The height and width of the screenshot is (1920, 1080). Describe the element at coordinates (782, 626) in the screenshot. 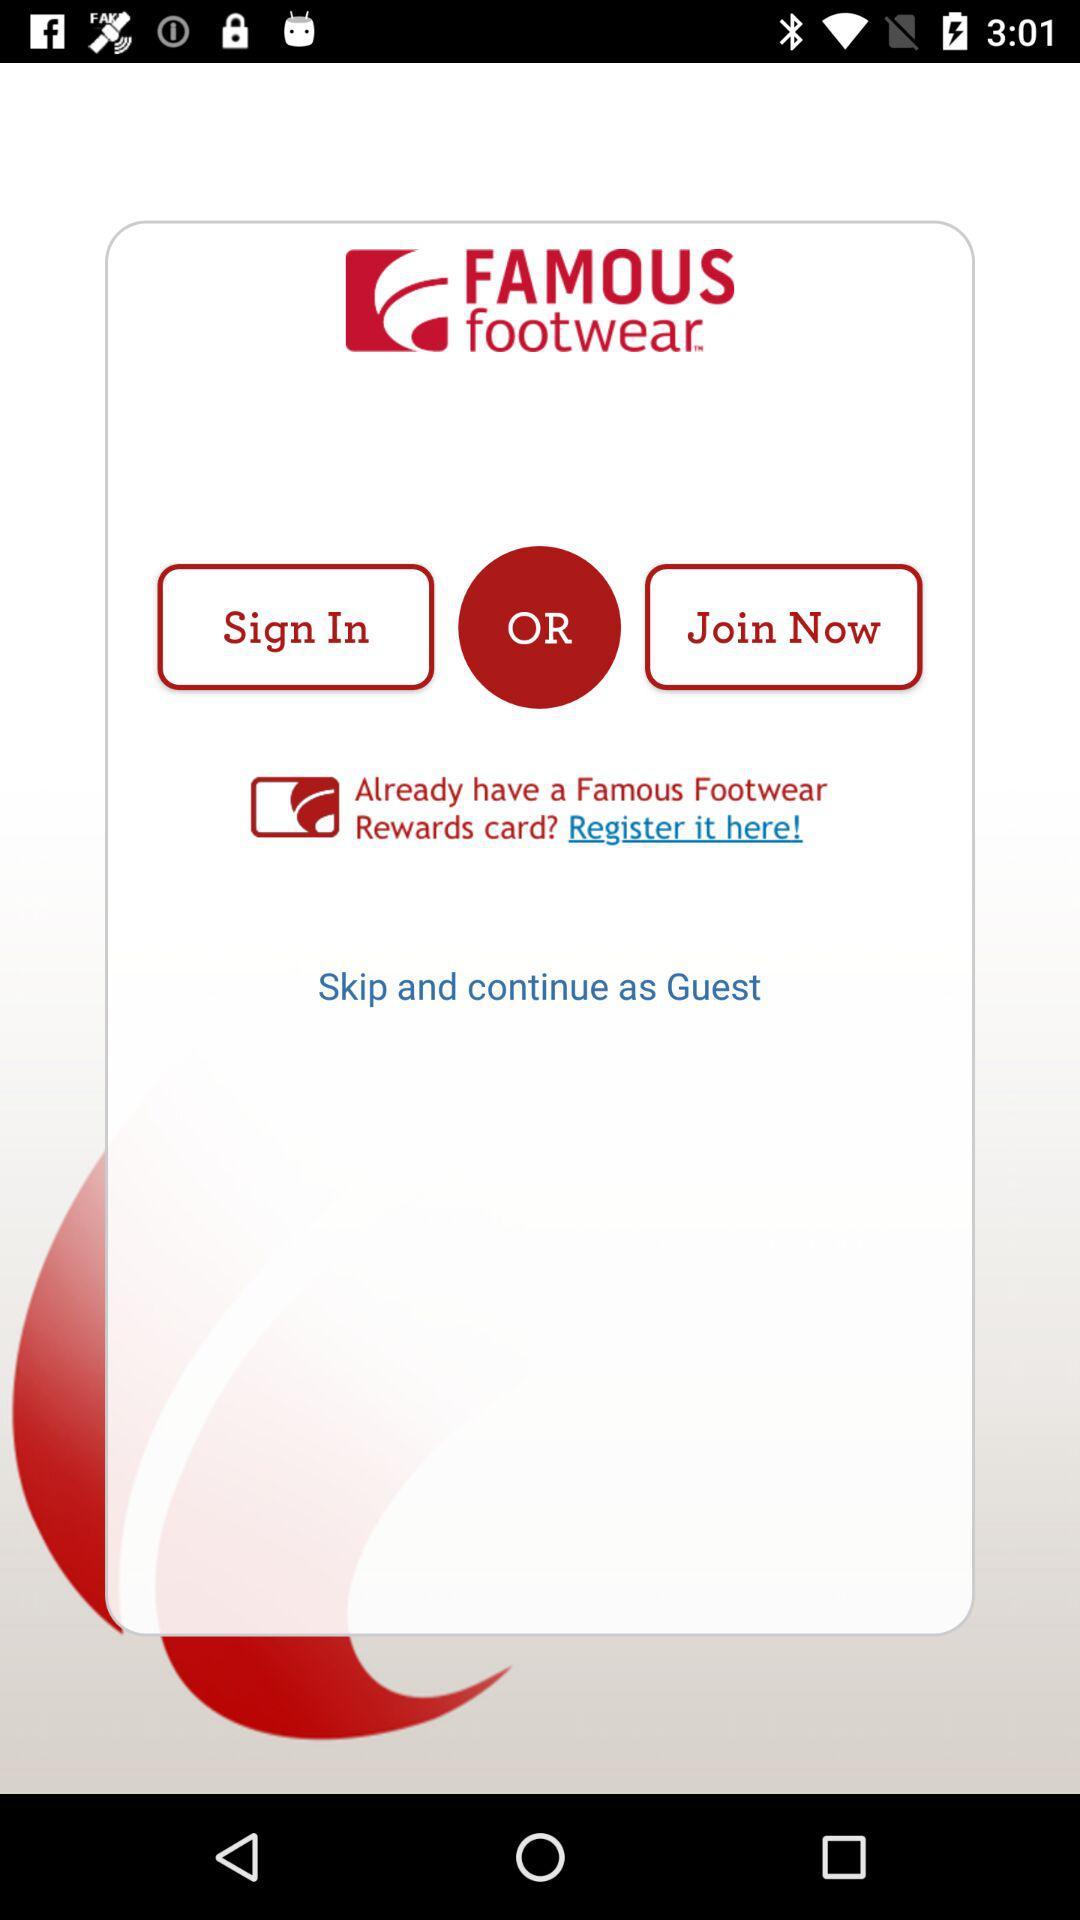

I see `icon next to or item` at that location.